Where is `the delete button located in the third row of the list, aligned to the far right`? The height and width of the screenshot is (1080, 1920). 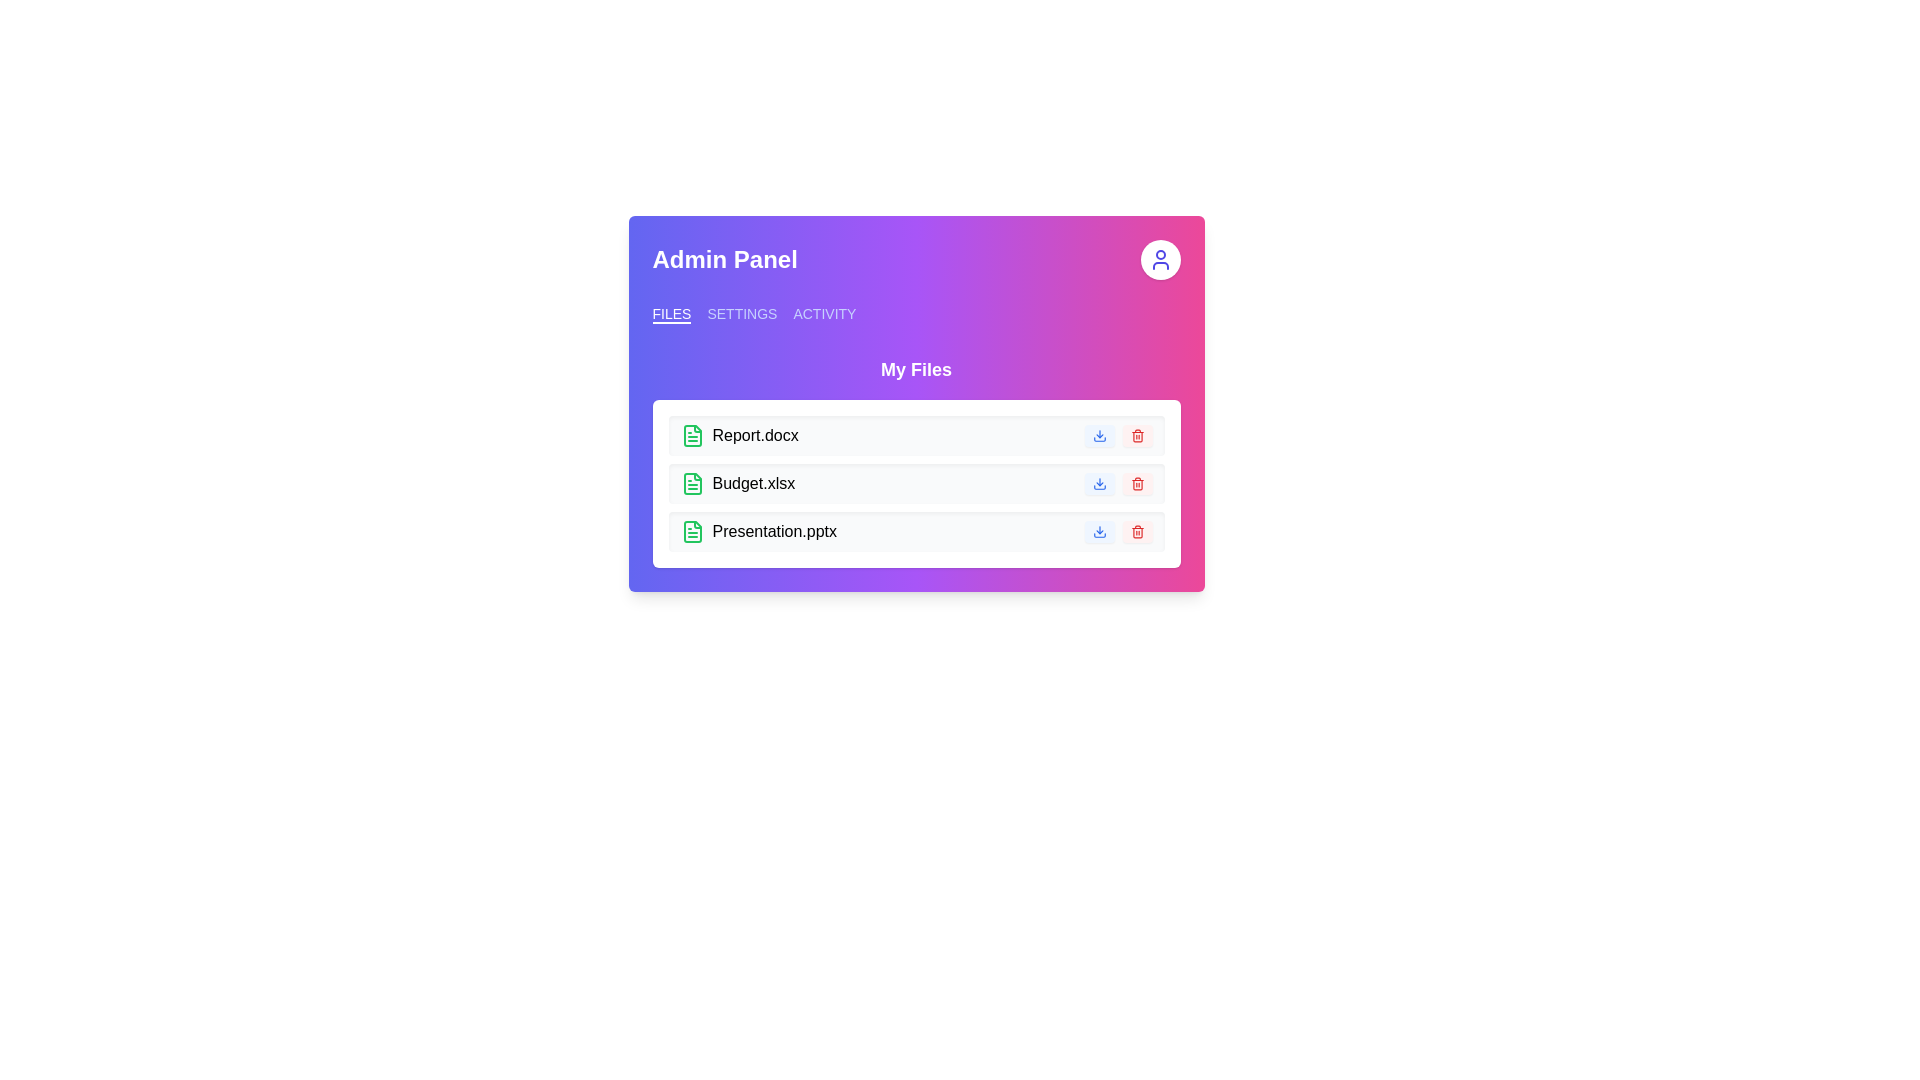 the delete button located in the third row of the list, aligned to the far right is located at coordinates (1137, 531).